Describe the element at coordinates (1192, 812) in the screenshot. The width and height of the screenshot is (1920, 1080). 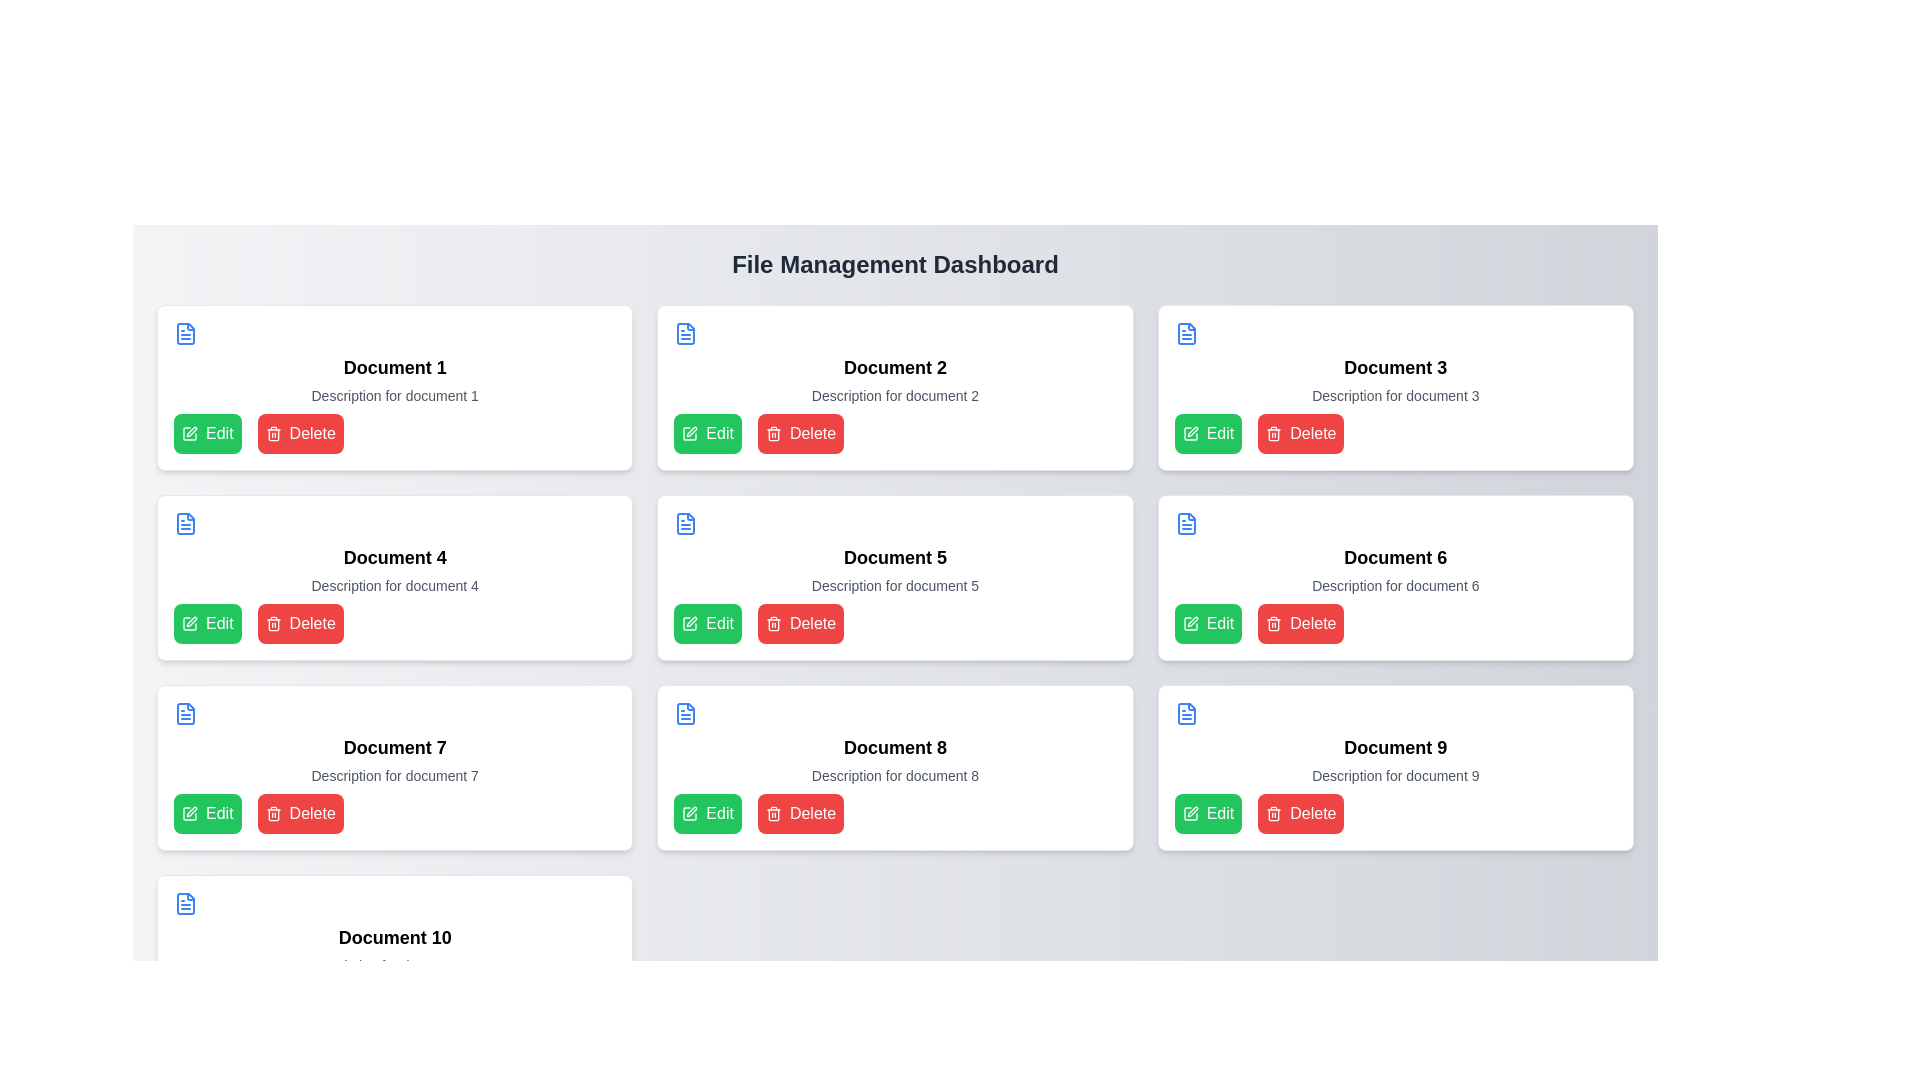
I see `the 'Edit' icon located within the 'Document 9' card` at that location.